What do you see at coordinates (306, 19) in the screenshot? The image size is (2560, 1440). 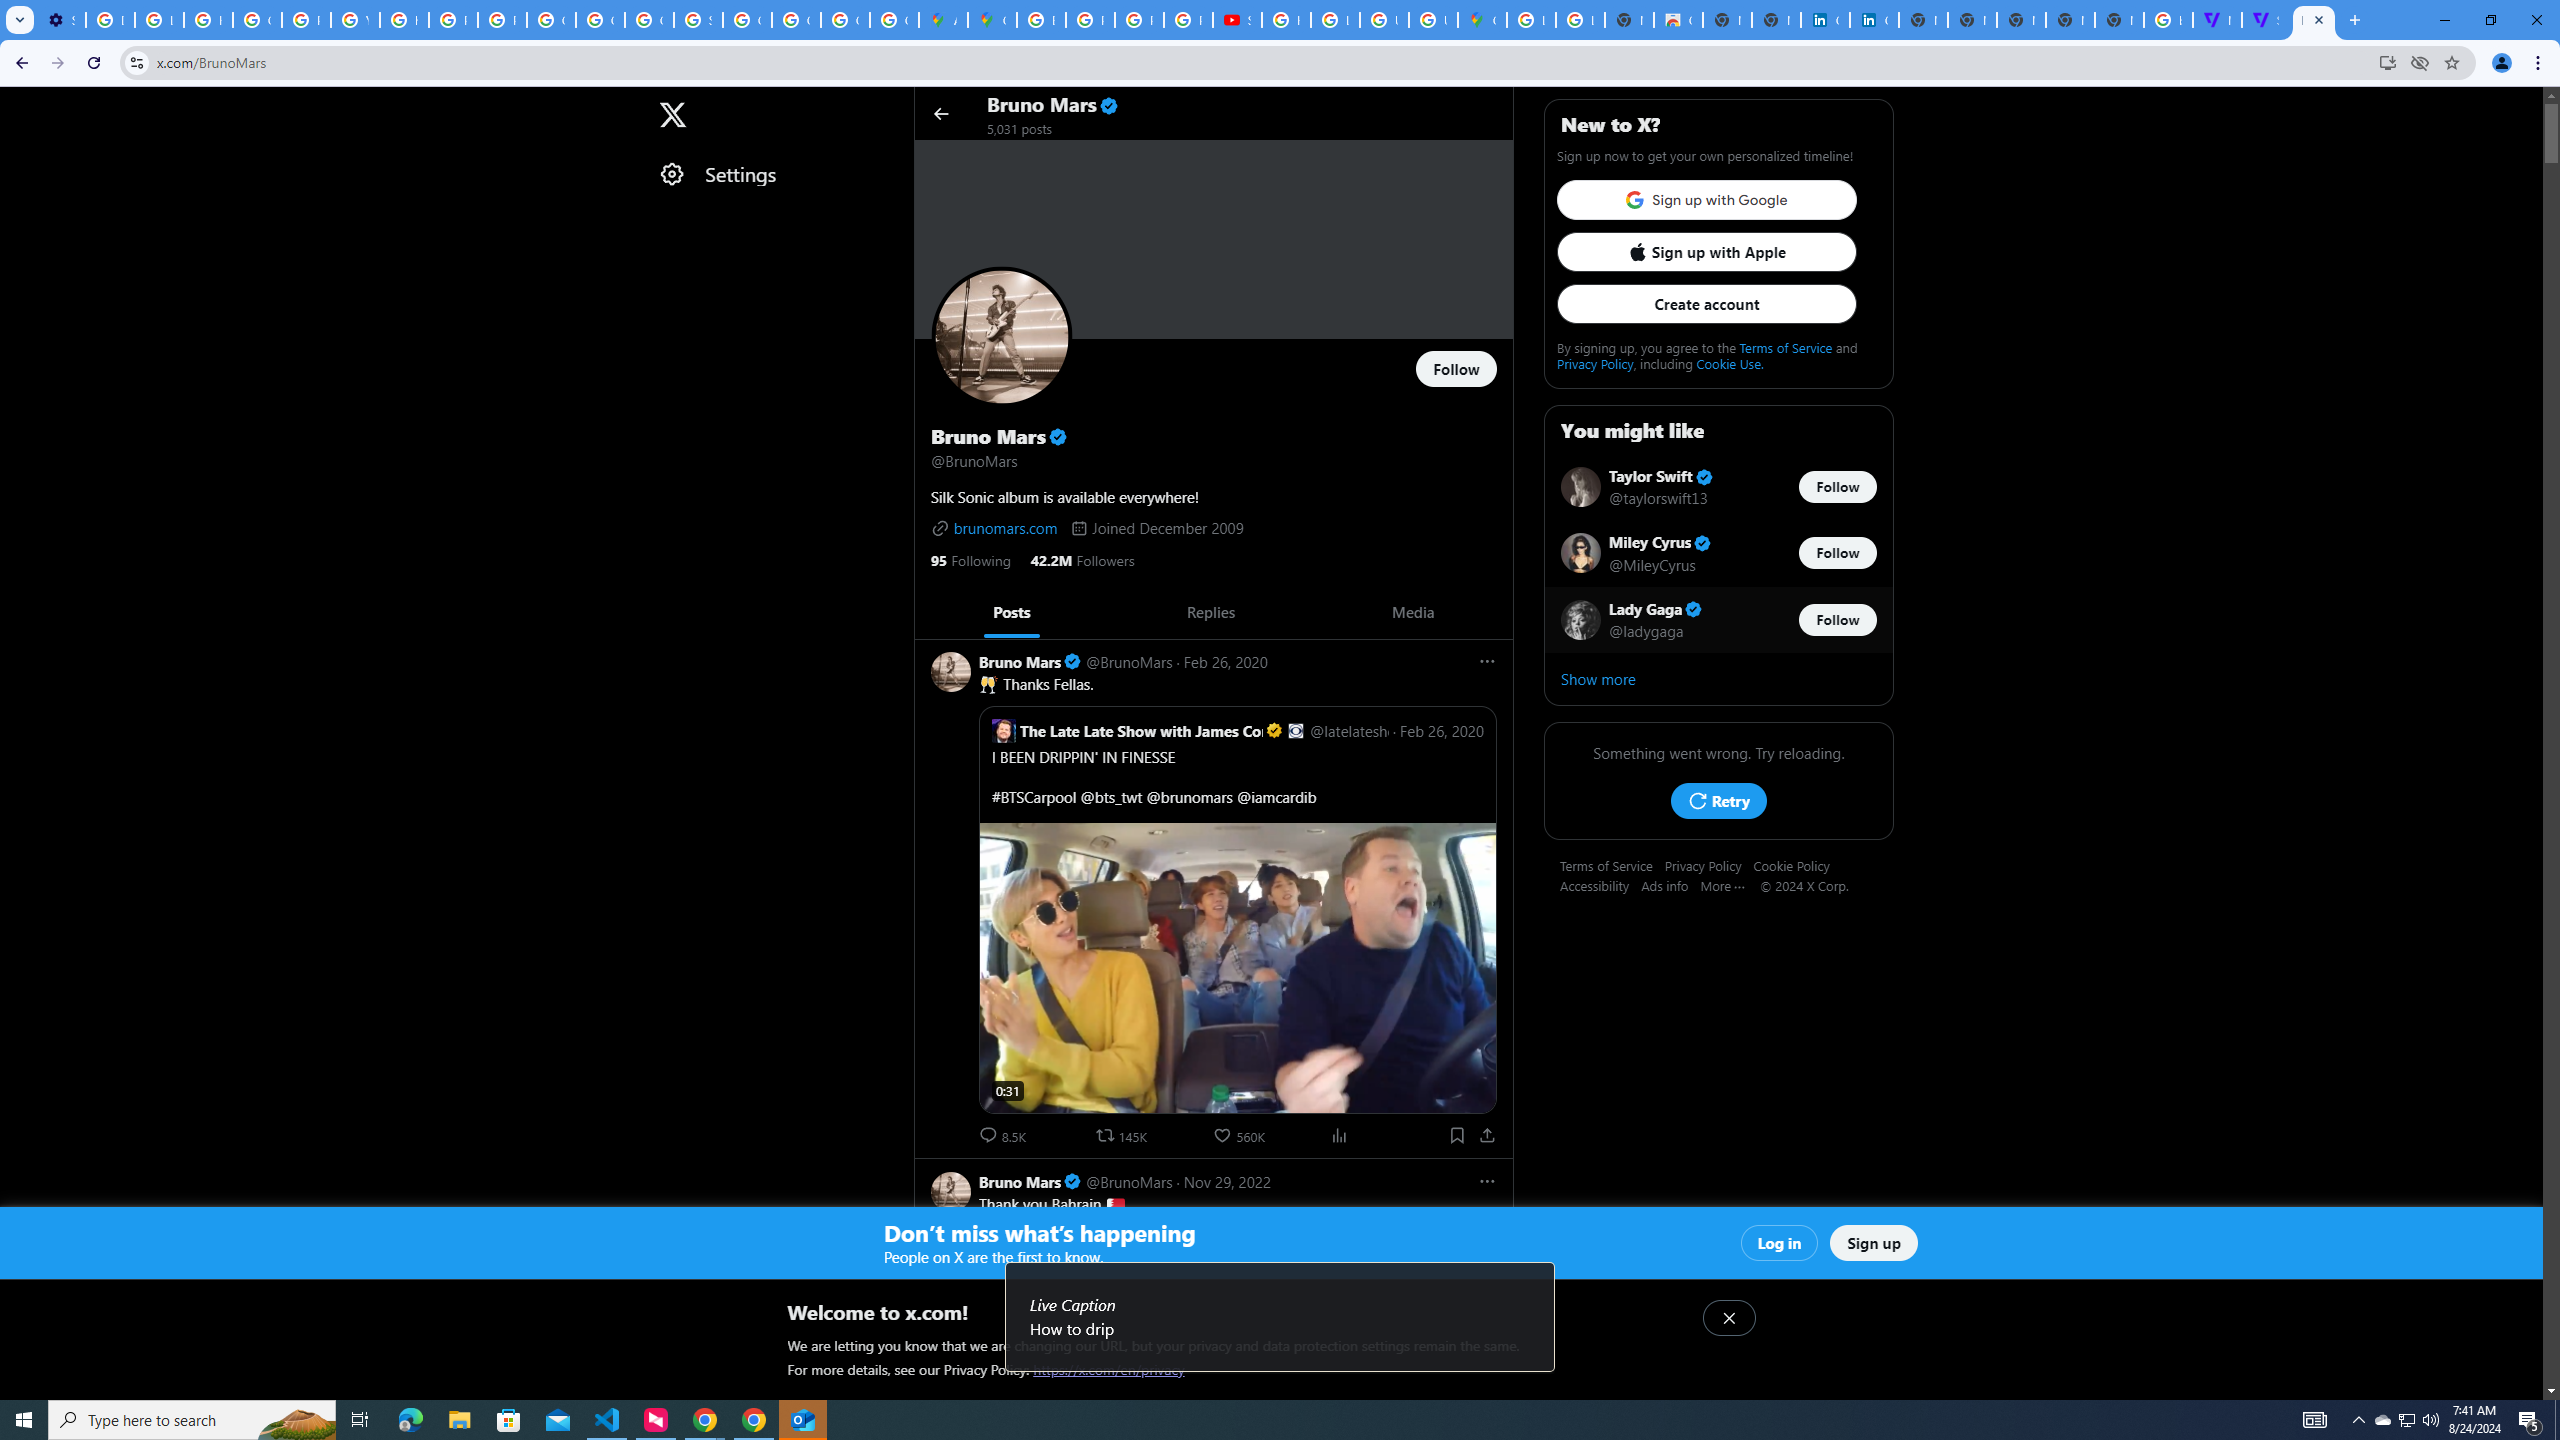 I see `'Privacy Help Center - Policies Help'` at bounding box center [306, 19].